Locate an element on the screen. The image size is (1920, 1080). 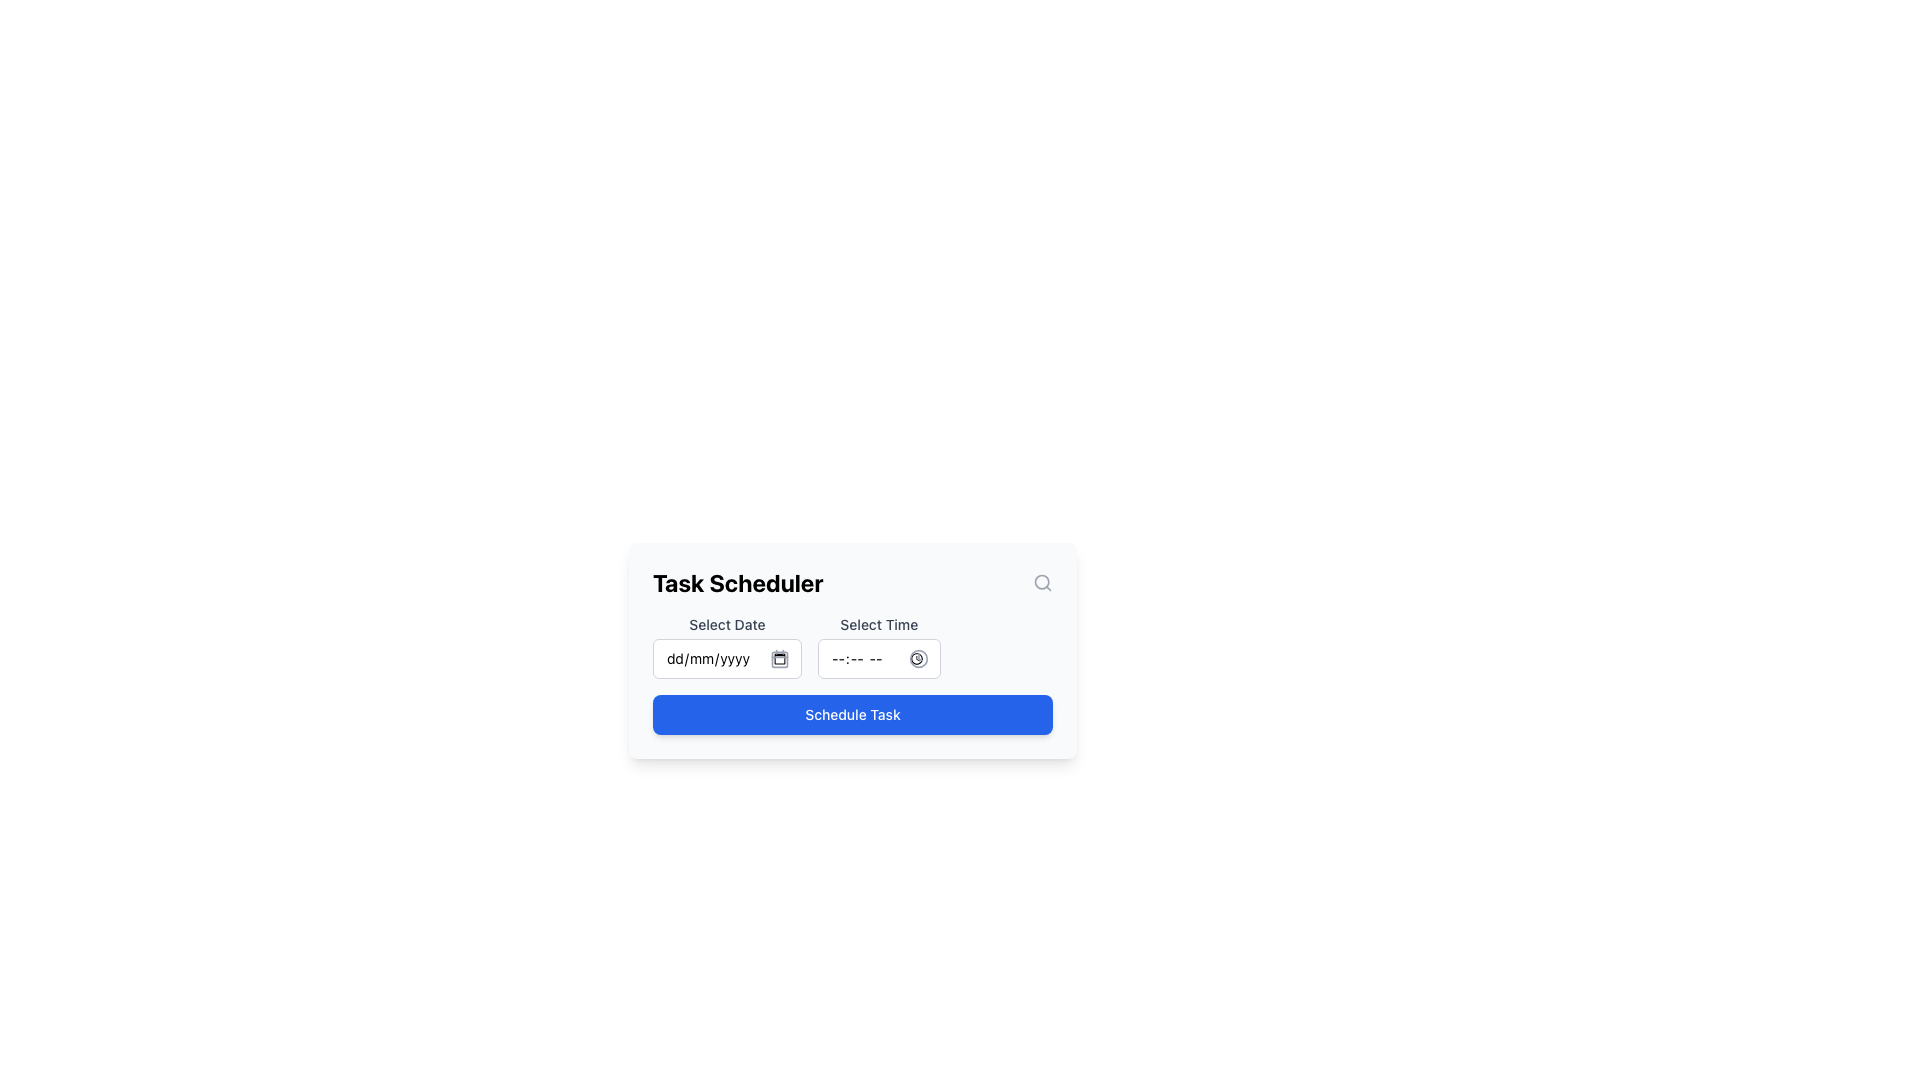
the magnifying glass icon located at the far-right side of the bar in the 'Task Scheduler' card to initiate a search is located at coordinates (1041, 582).